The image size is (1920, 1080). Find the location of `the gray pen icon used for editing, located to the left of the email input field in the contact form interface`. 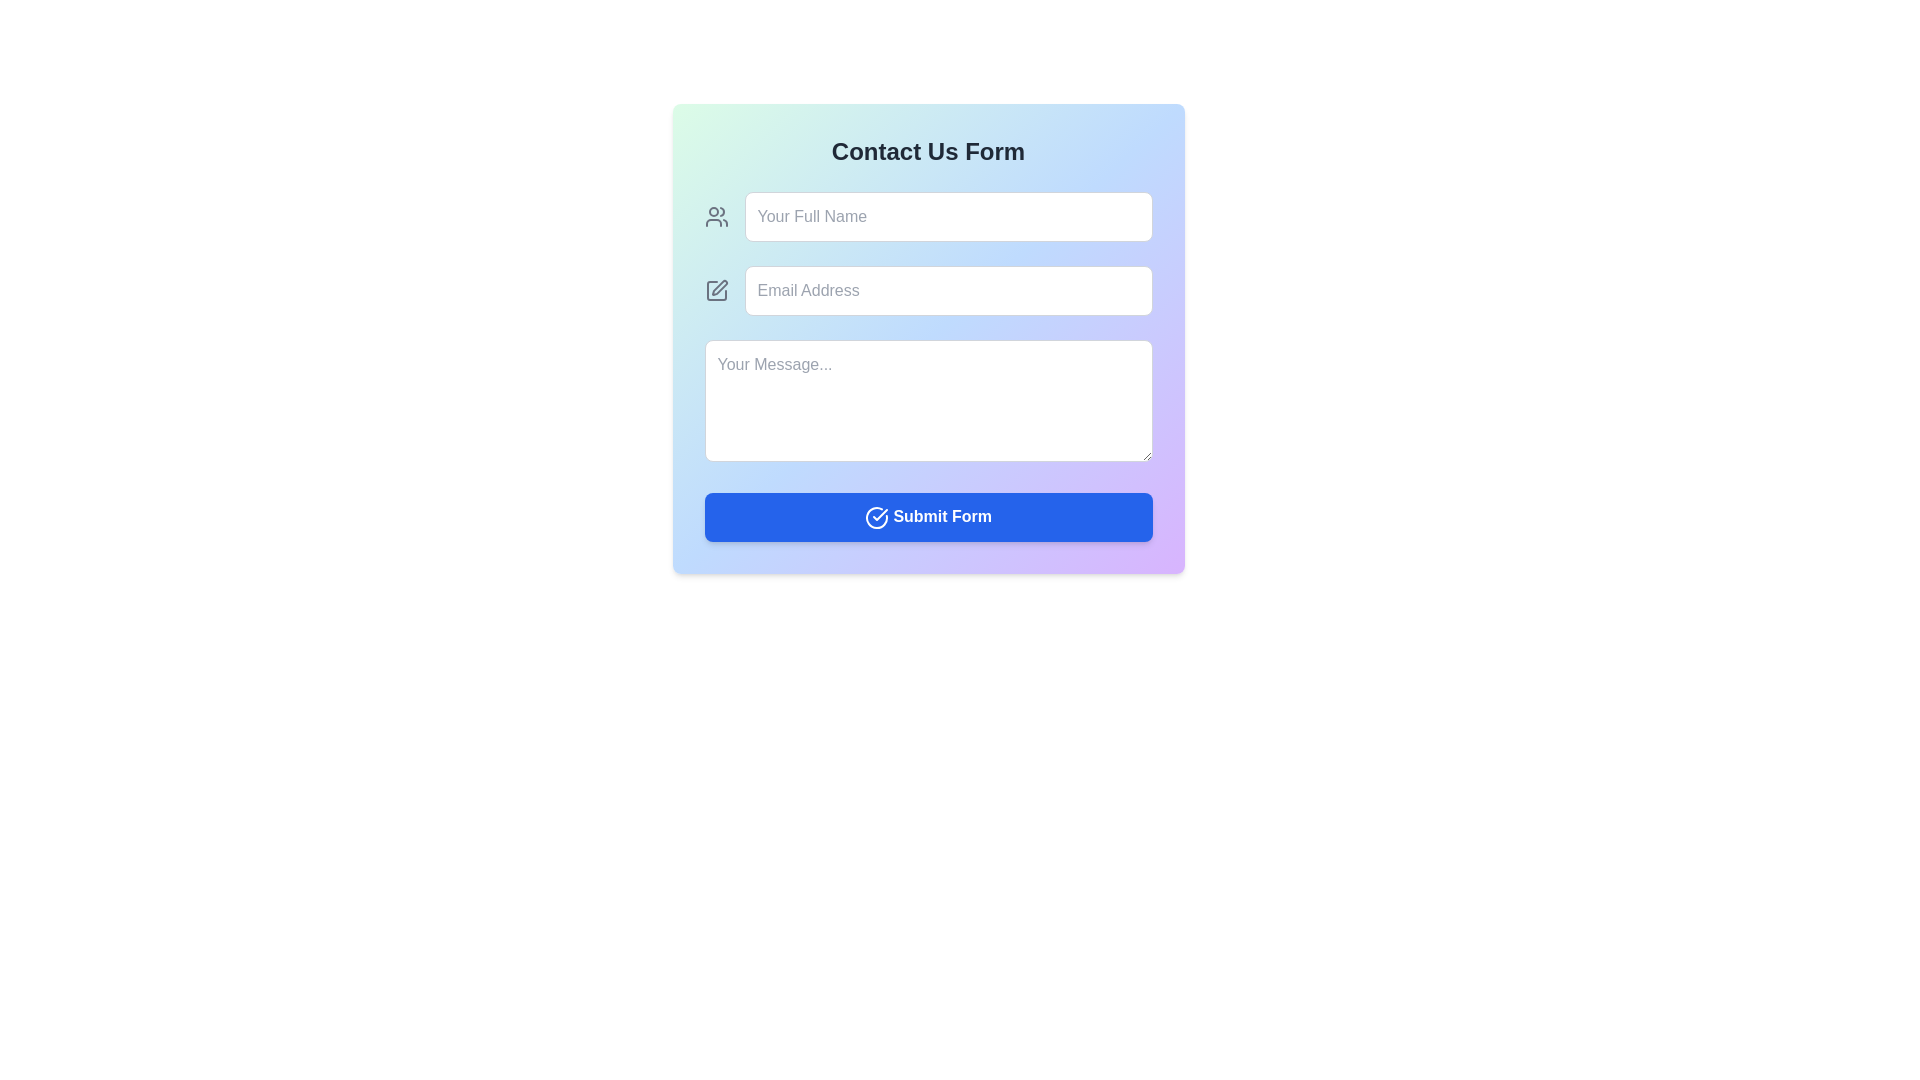

the gray pen icon used for editing, located to the left of the email input field in the contact form interface is located at coordinates (719, 288).